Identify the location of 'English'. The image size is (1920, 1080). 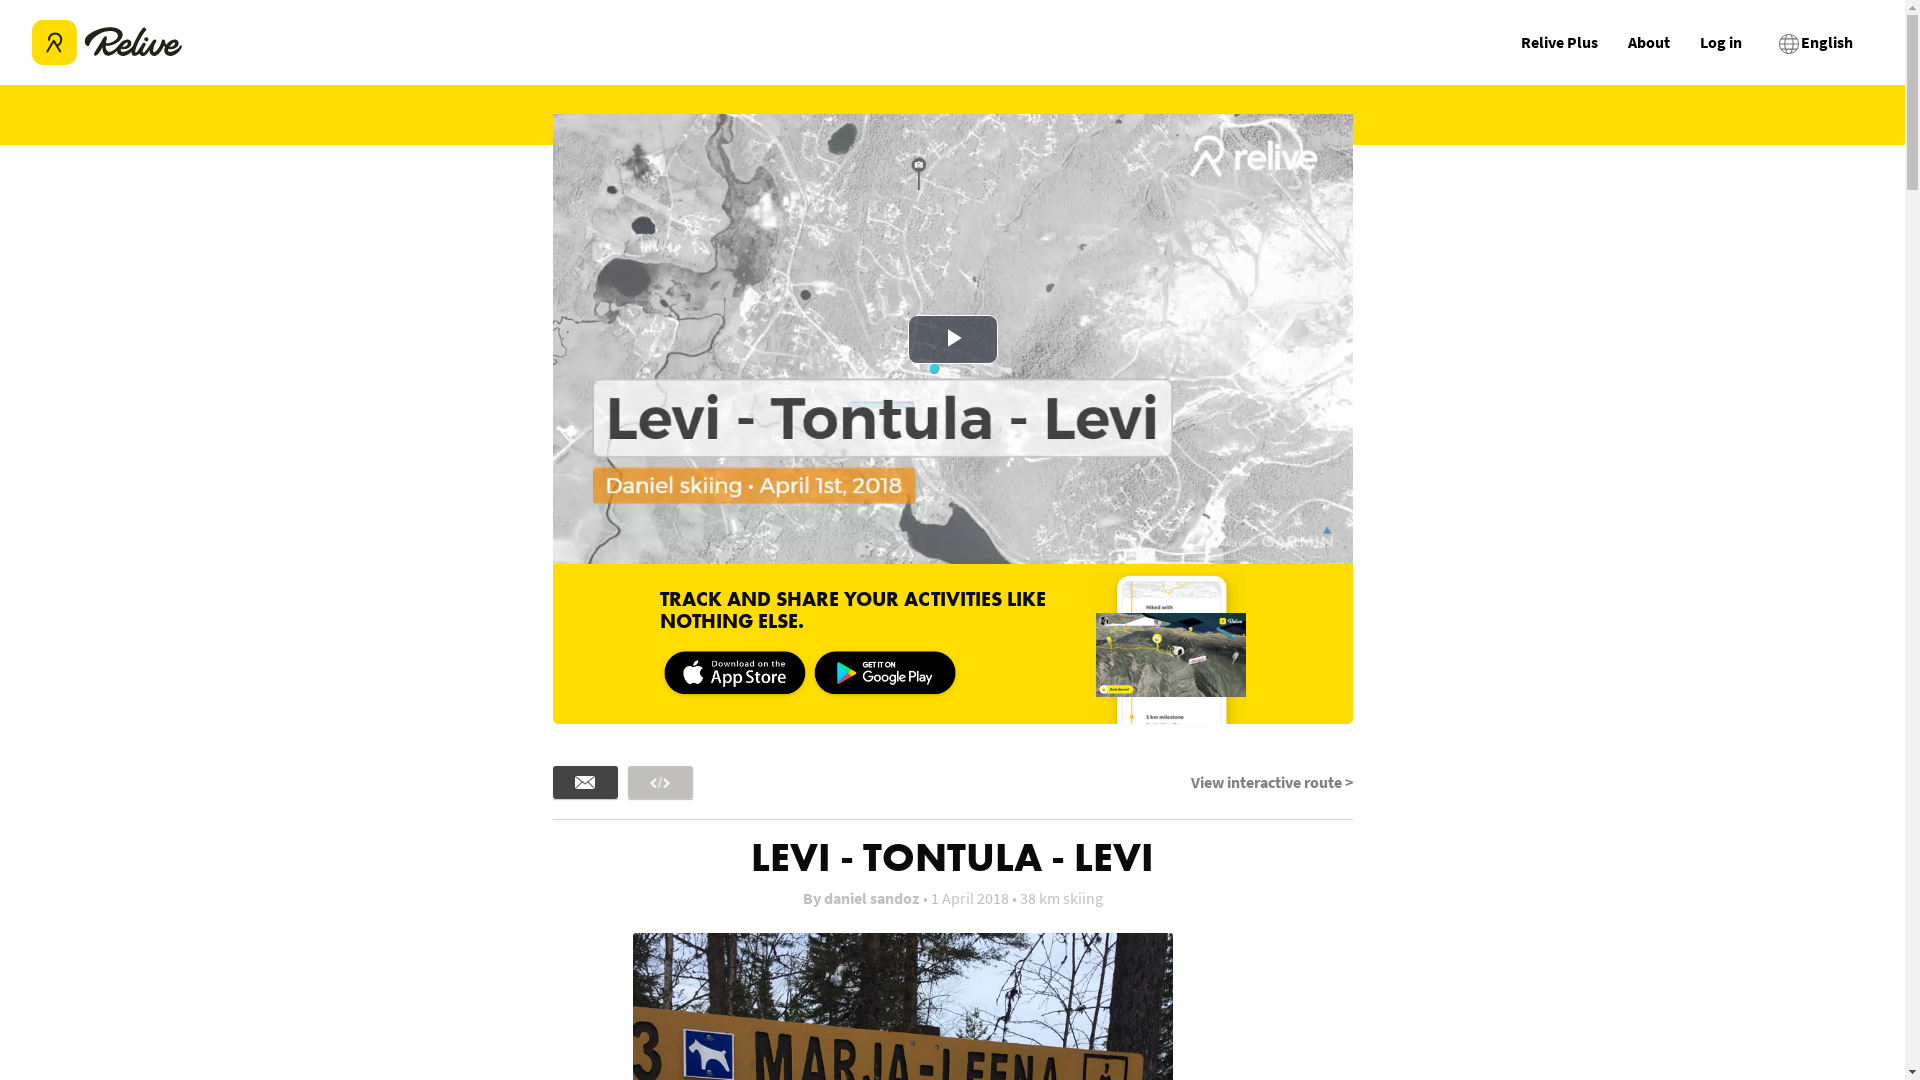
(1755, 42).